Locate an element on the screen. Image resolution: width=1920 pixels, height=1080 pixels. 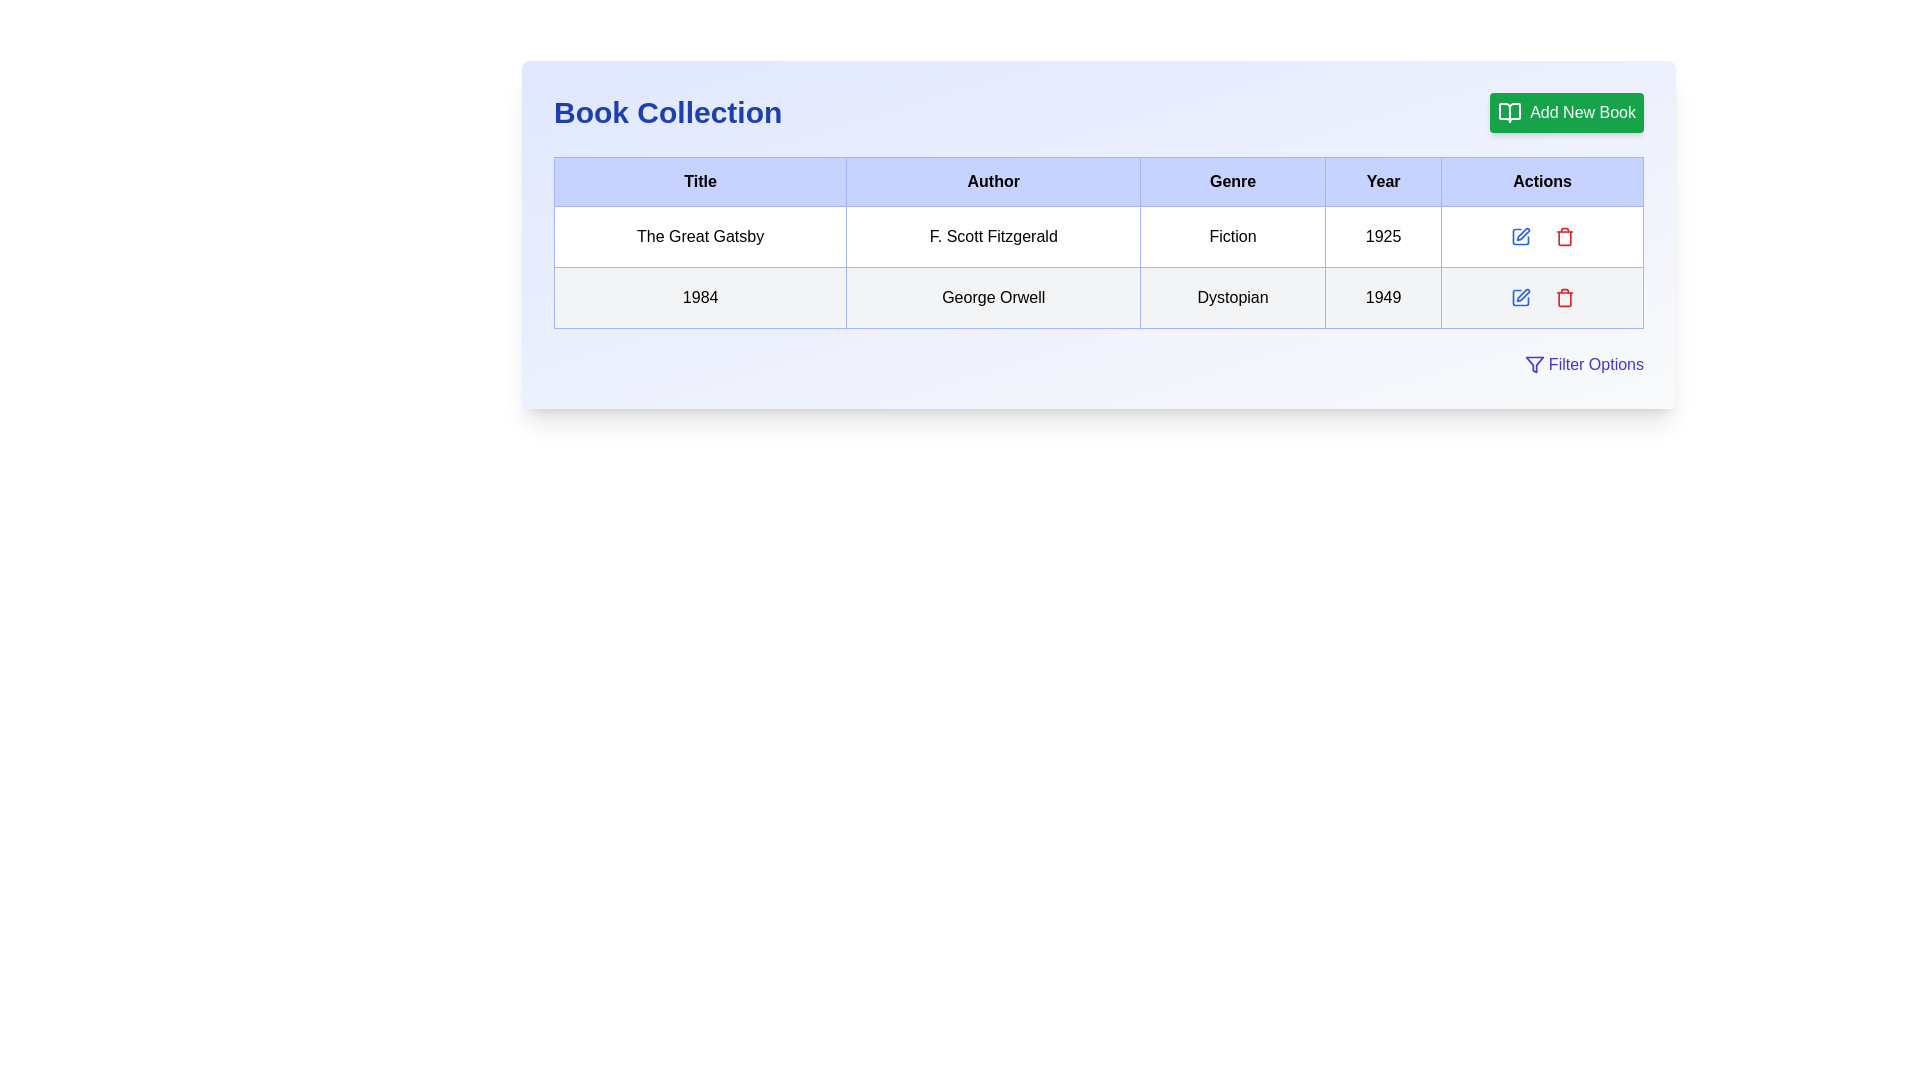
the pen tip shaped icon representing the editing action in the Actions column of the second row in the table is located at coordinates (1520, 235).